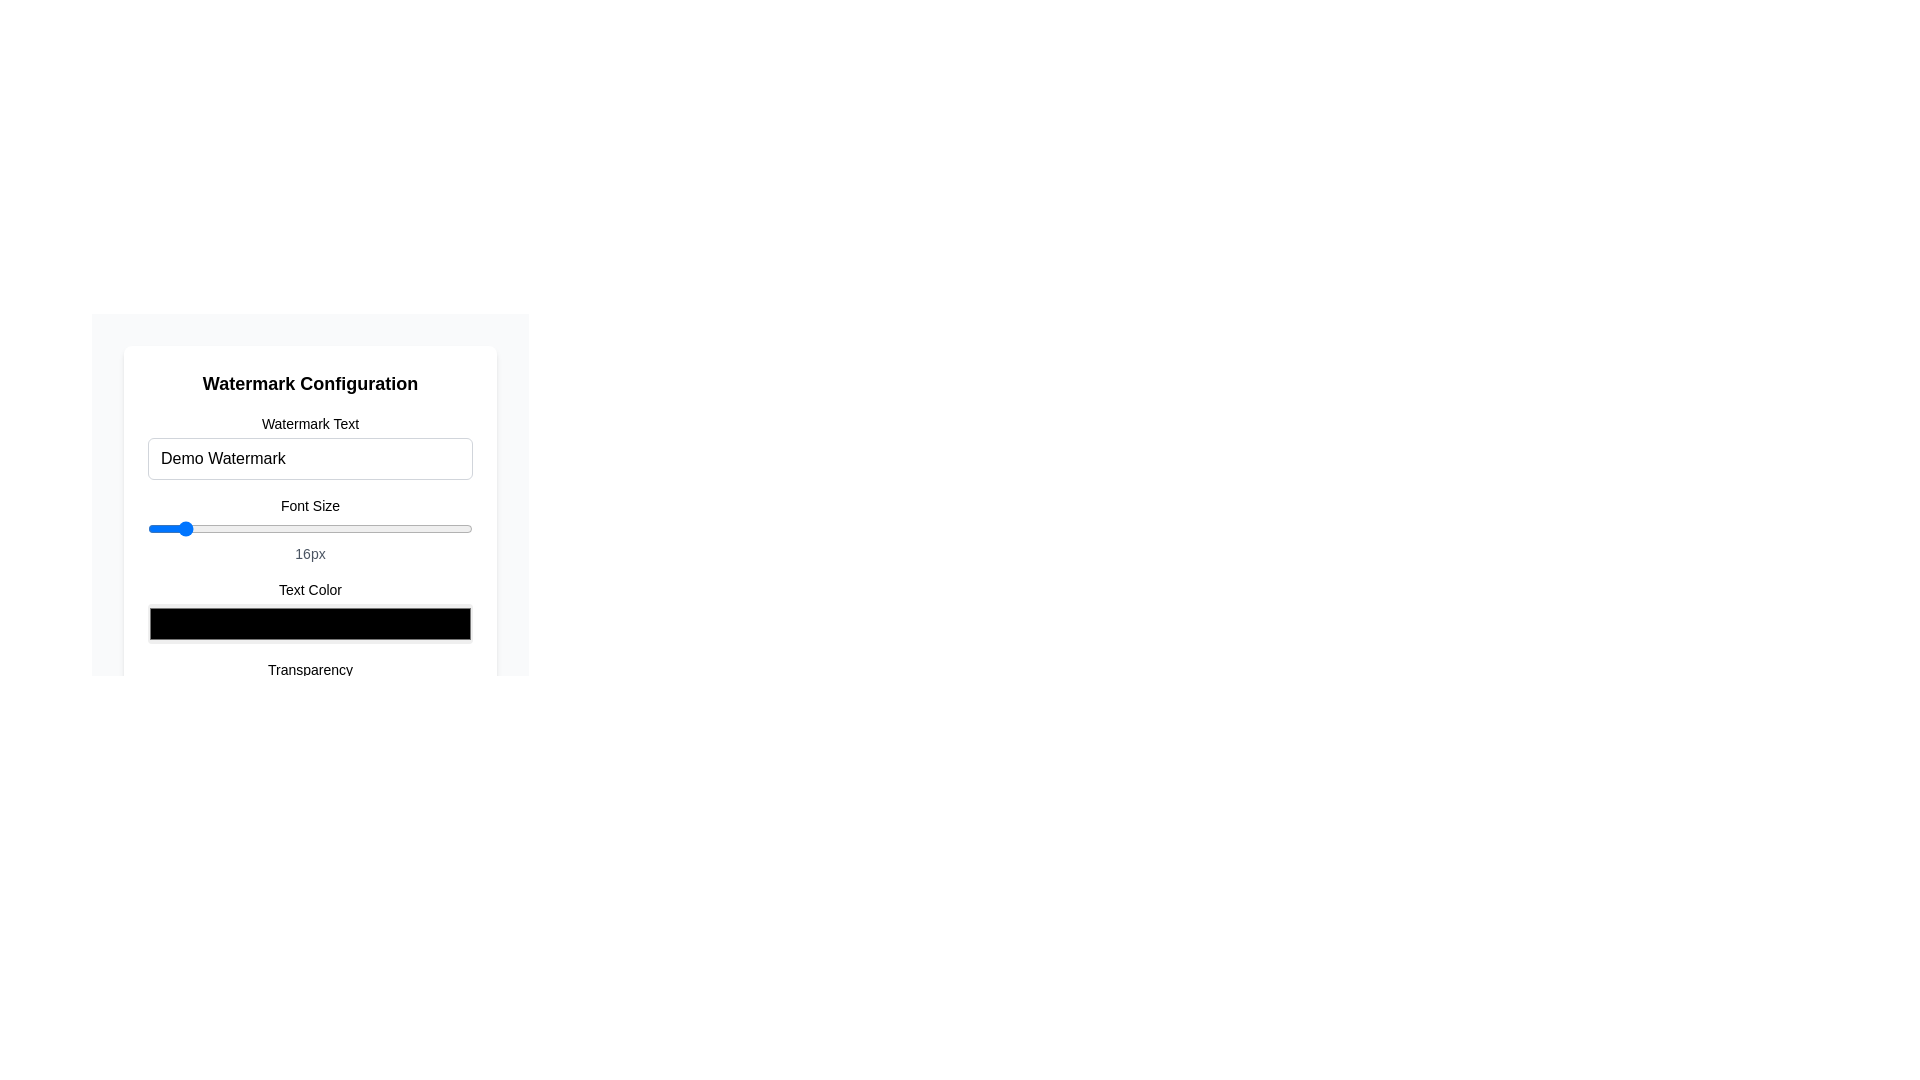 The width and height of the screenshot is (1920, 1080). Describe the element at coordinates (309, 554) in the screenshot. I see `the small gray text label displaying '16px' located directly below the font size adjustment slider` at that location.